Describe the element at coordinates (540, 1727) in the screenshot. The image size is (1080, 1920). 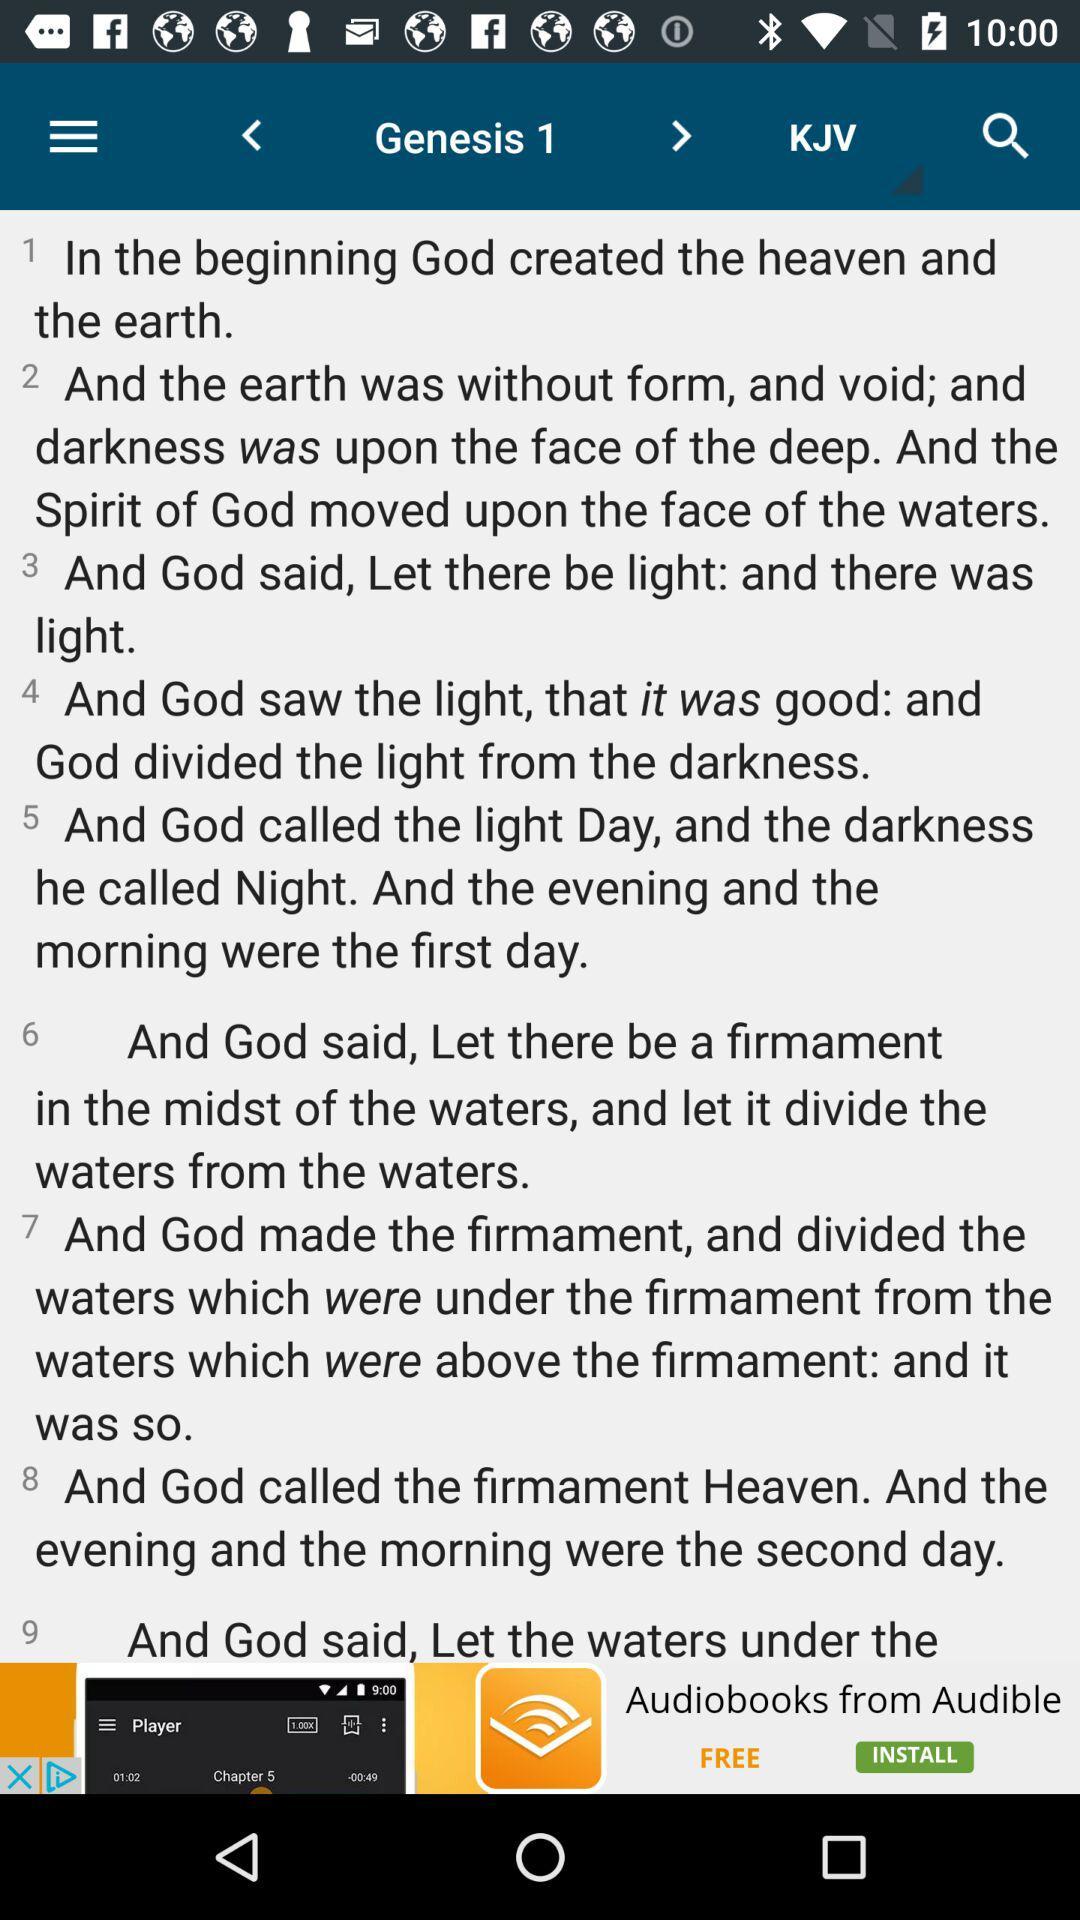
I see `open` at that location.